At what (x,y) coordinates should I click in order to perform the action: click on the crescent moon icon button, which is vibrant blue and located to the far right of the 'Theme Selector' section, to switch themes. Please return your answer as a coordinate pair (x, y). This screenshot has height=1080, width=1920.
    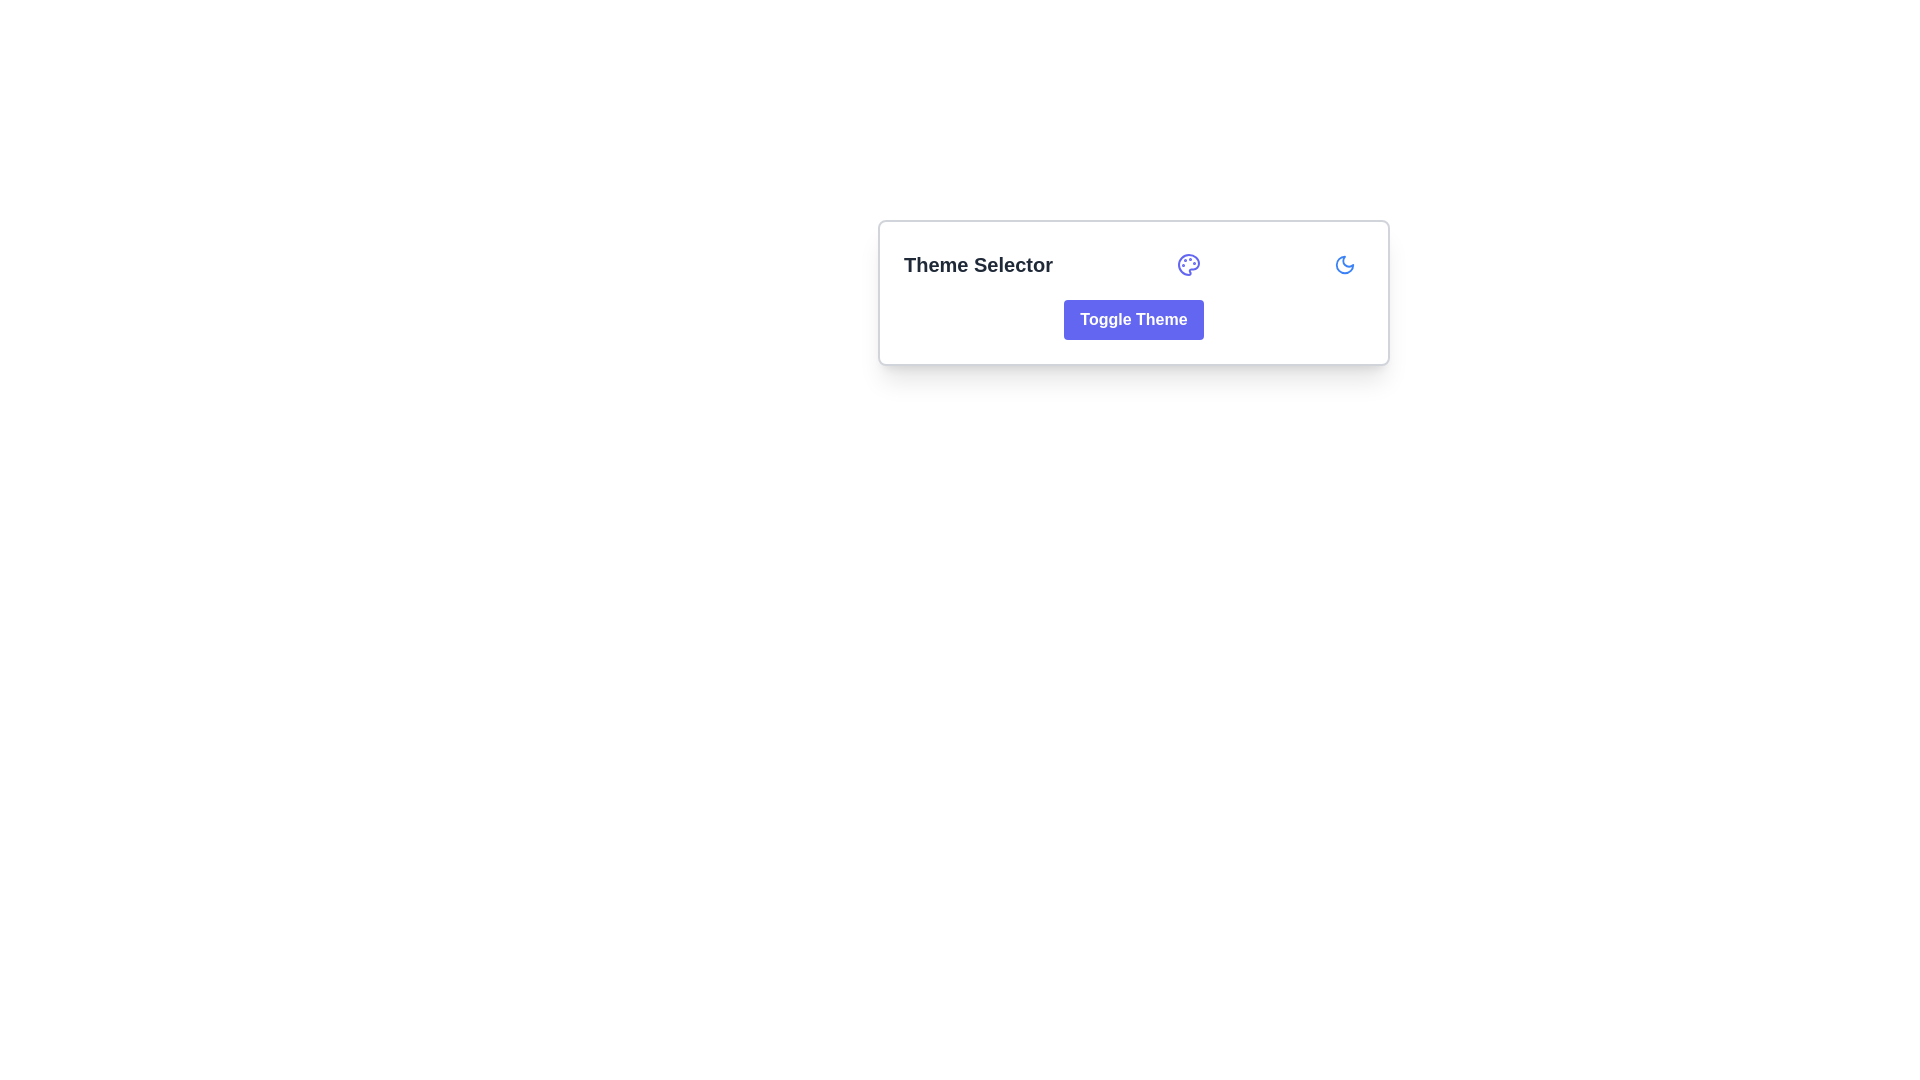
    Looking at the image, I should click on (1344, 264).